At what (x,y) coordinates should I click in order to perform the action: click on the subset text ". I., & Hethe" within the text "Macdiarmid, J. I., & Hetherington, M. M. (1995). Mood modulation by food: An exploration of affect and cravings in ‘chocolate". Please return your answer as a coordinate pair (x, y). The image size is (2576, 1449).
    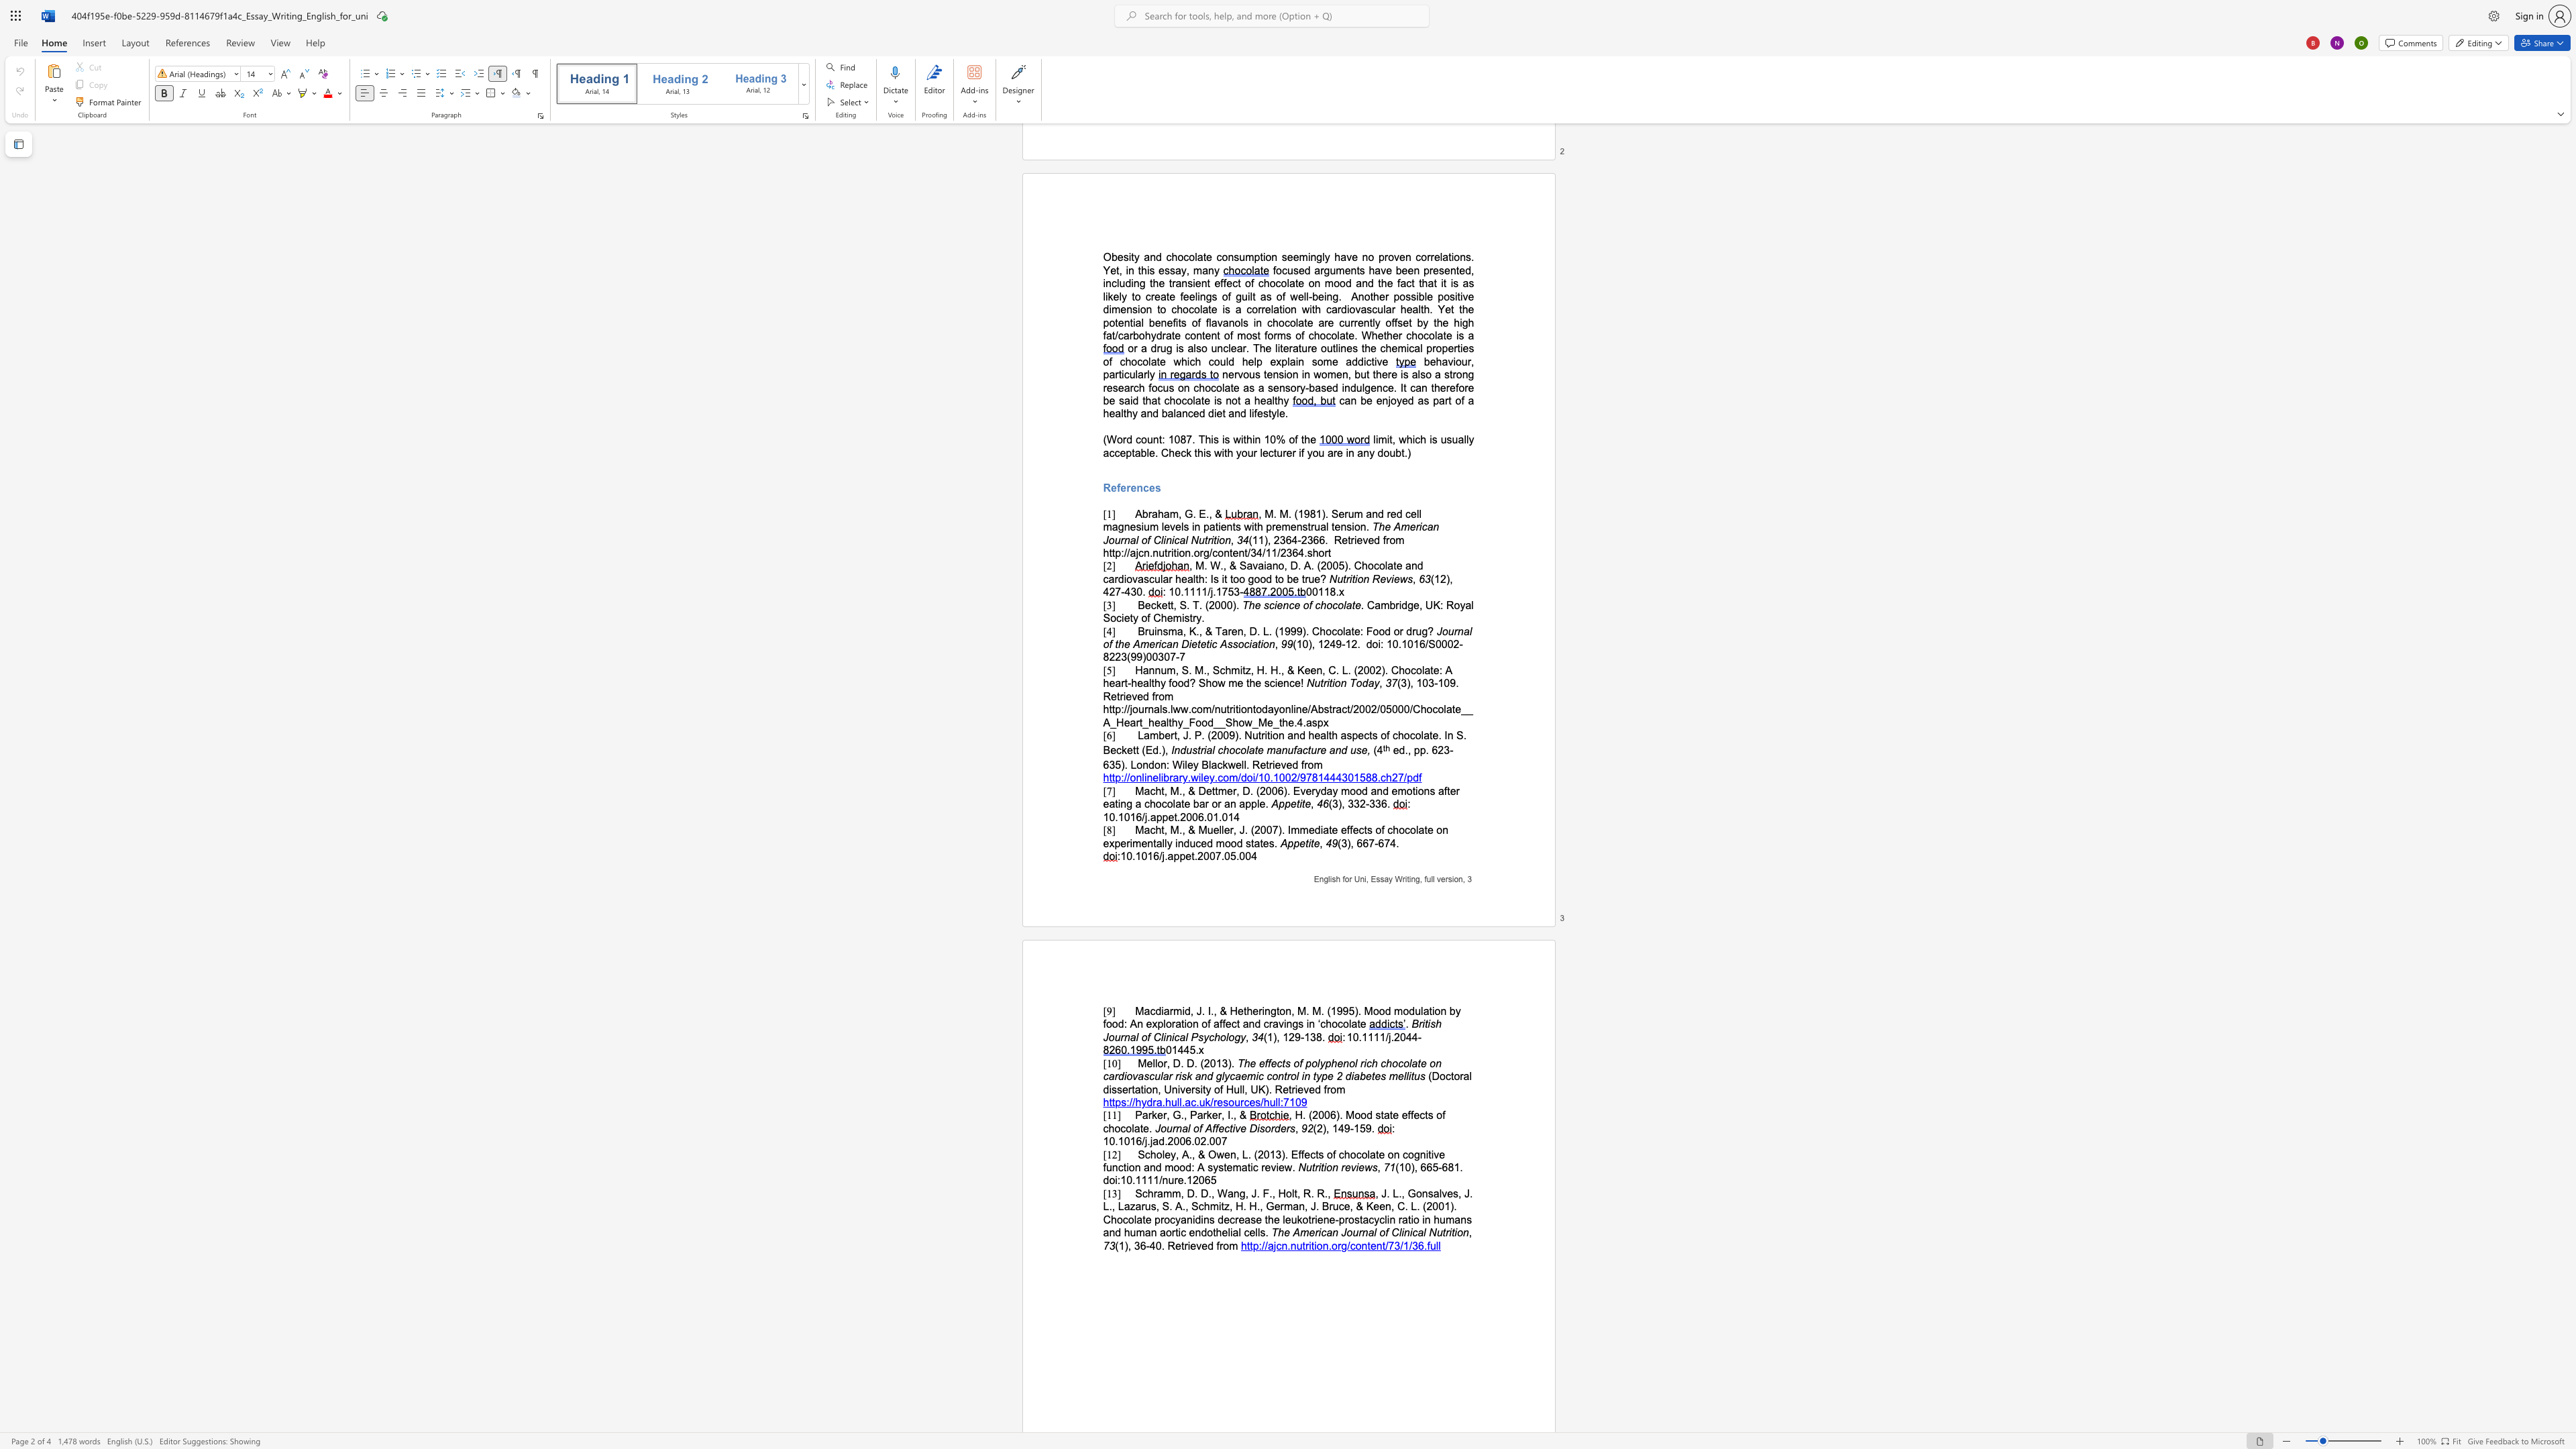
    Looking at the image, I should click on (1201, 1010).